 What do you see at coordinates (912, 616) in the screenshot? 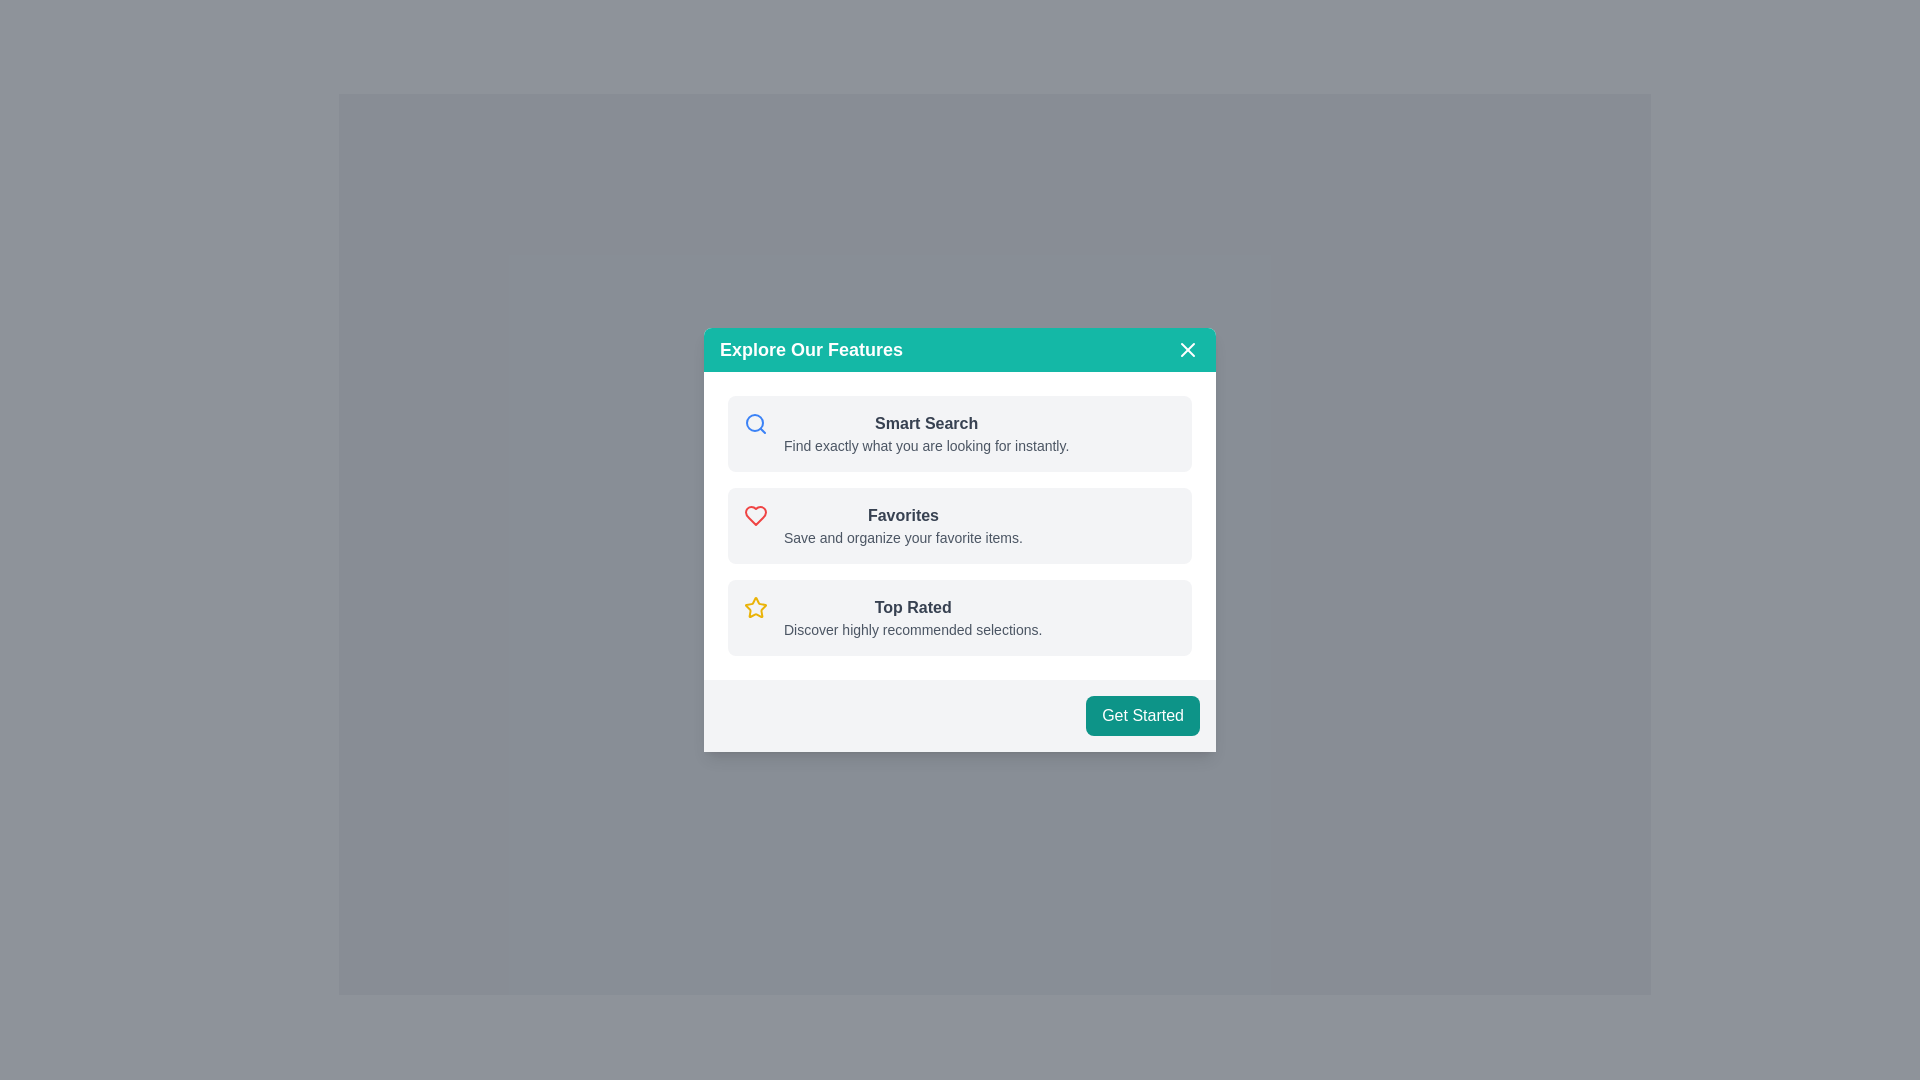
I see `informational text element titled 'Top Rated' which includes the subtitle 'Discover highly recommended selections.'` at bounding box center [912, 616].